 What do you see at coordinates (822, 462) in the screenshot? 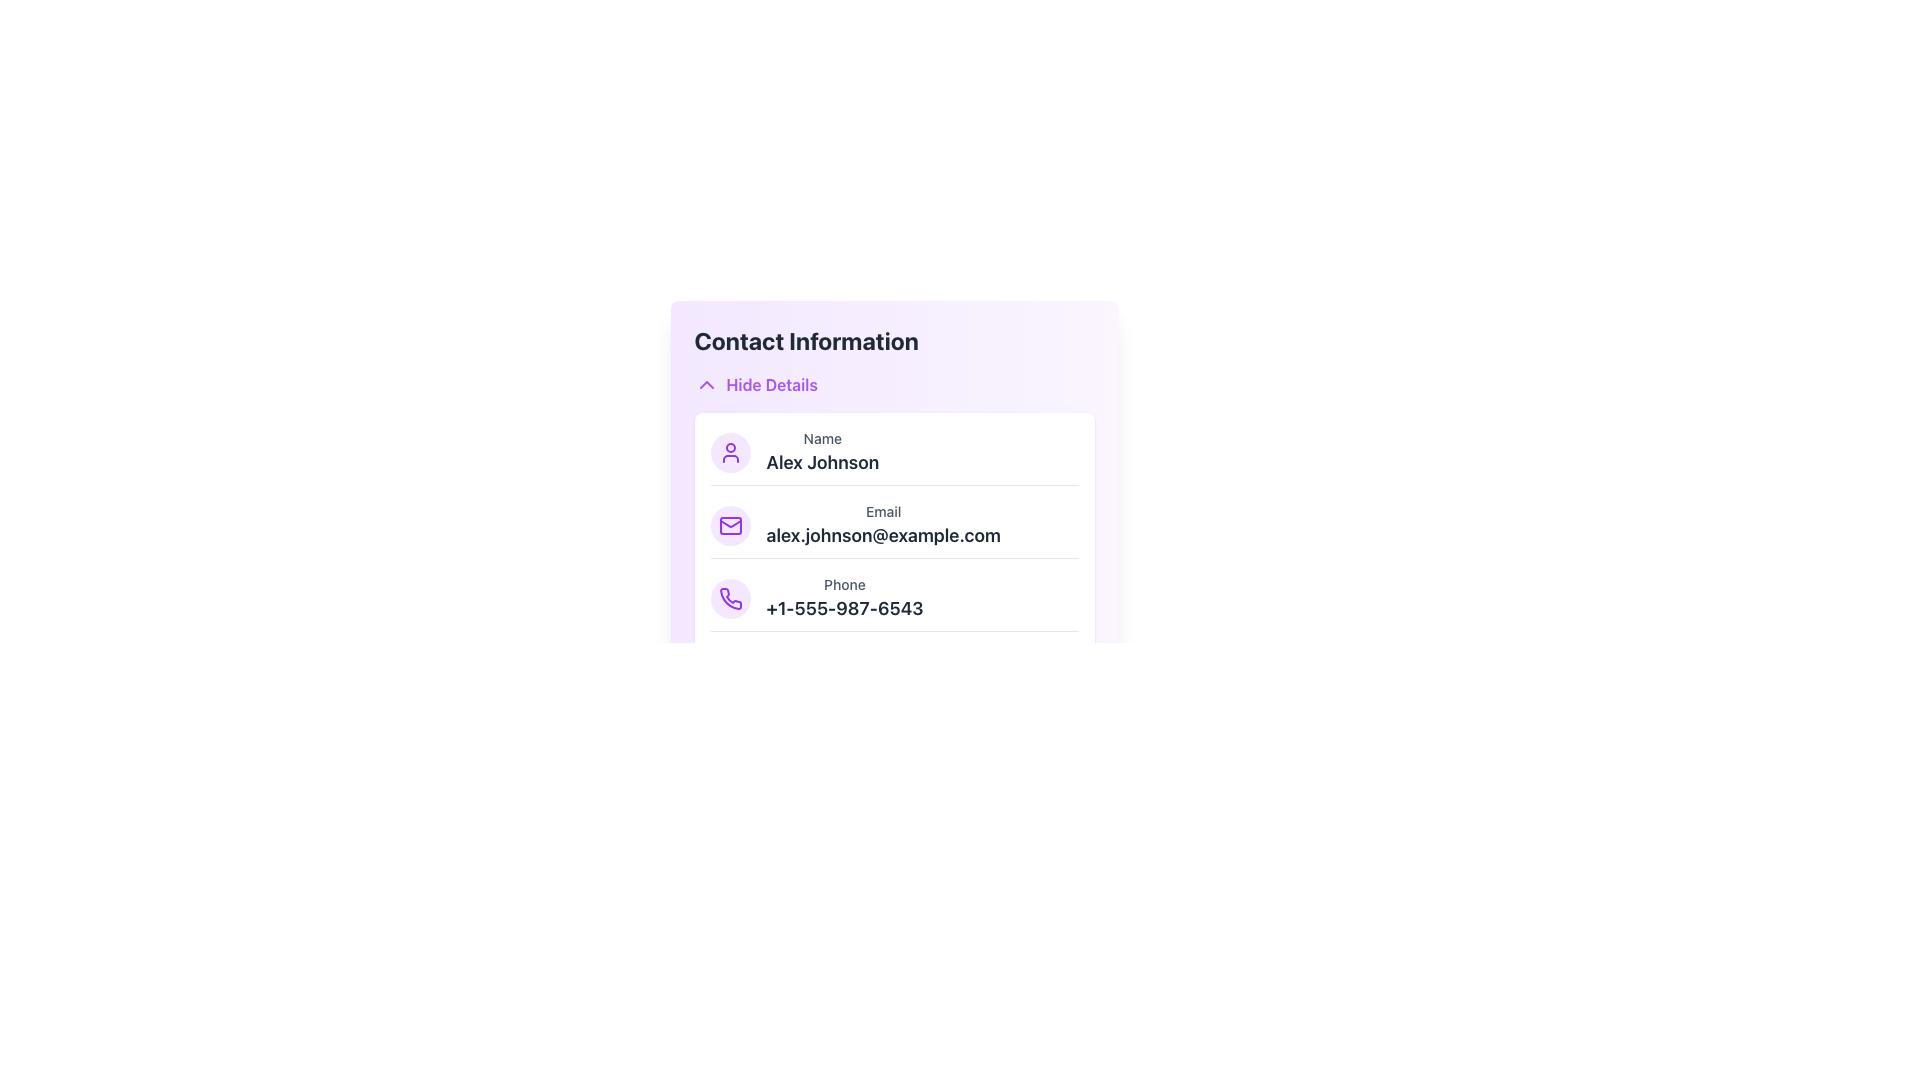
I see `the text label that displays the contact's name, located to the right of the avatar icon and below the 'Name' label in the 'Contact Information' section` at bounding box center [822, 462].